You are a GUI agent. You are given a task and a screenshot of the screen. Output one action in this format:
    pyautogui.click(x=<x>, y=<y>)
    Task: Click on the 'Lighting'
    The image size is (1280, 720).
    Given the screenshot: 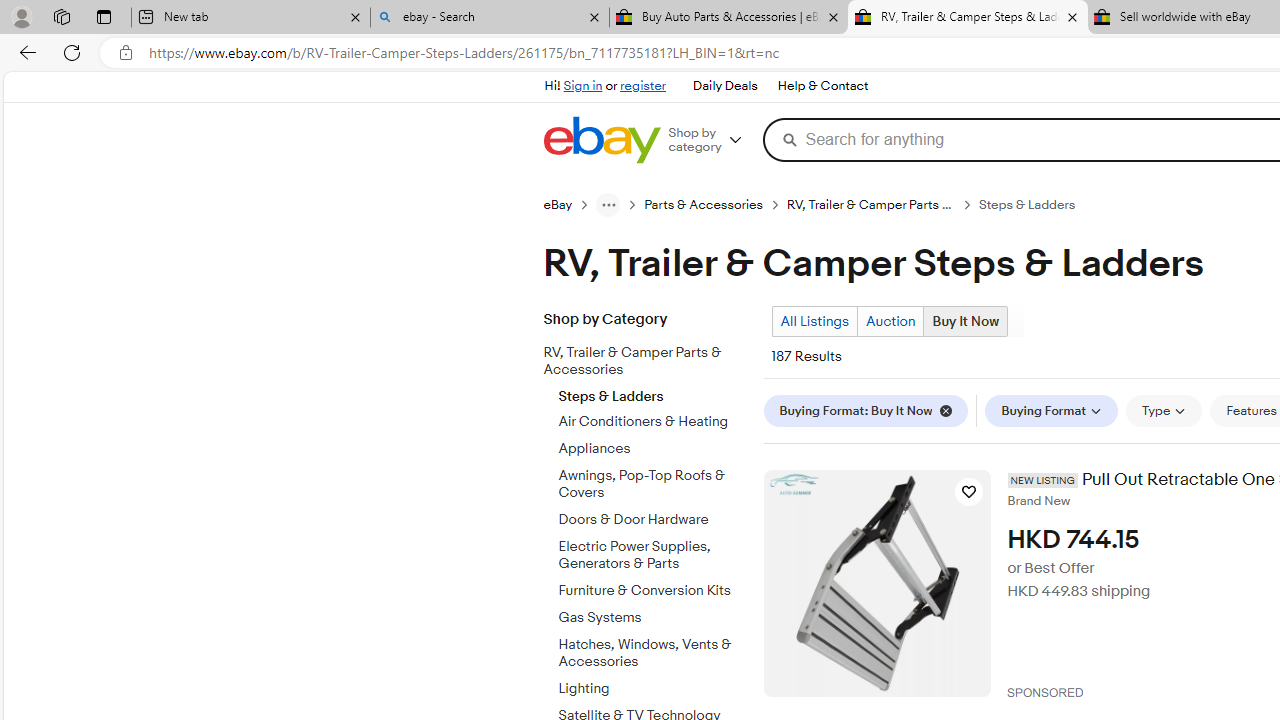 What is the action you would take?
    pyautogui.click(x=653, y=688)
    